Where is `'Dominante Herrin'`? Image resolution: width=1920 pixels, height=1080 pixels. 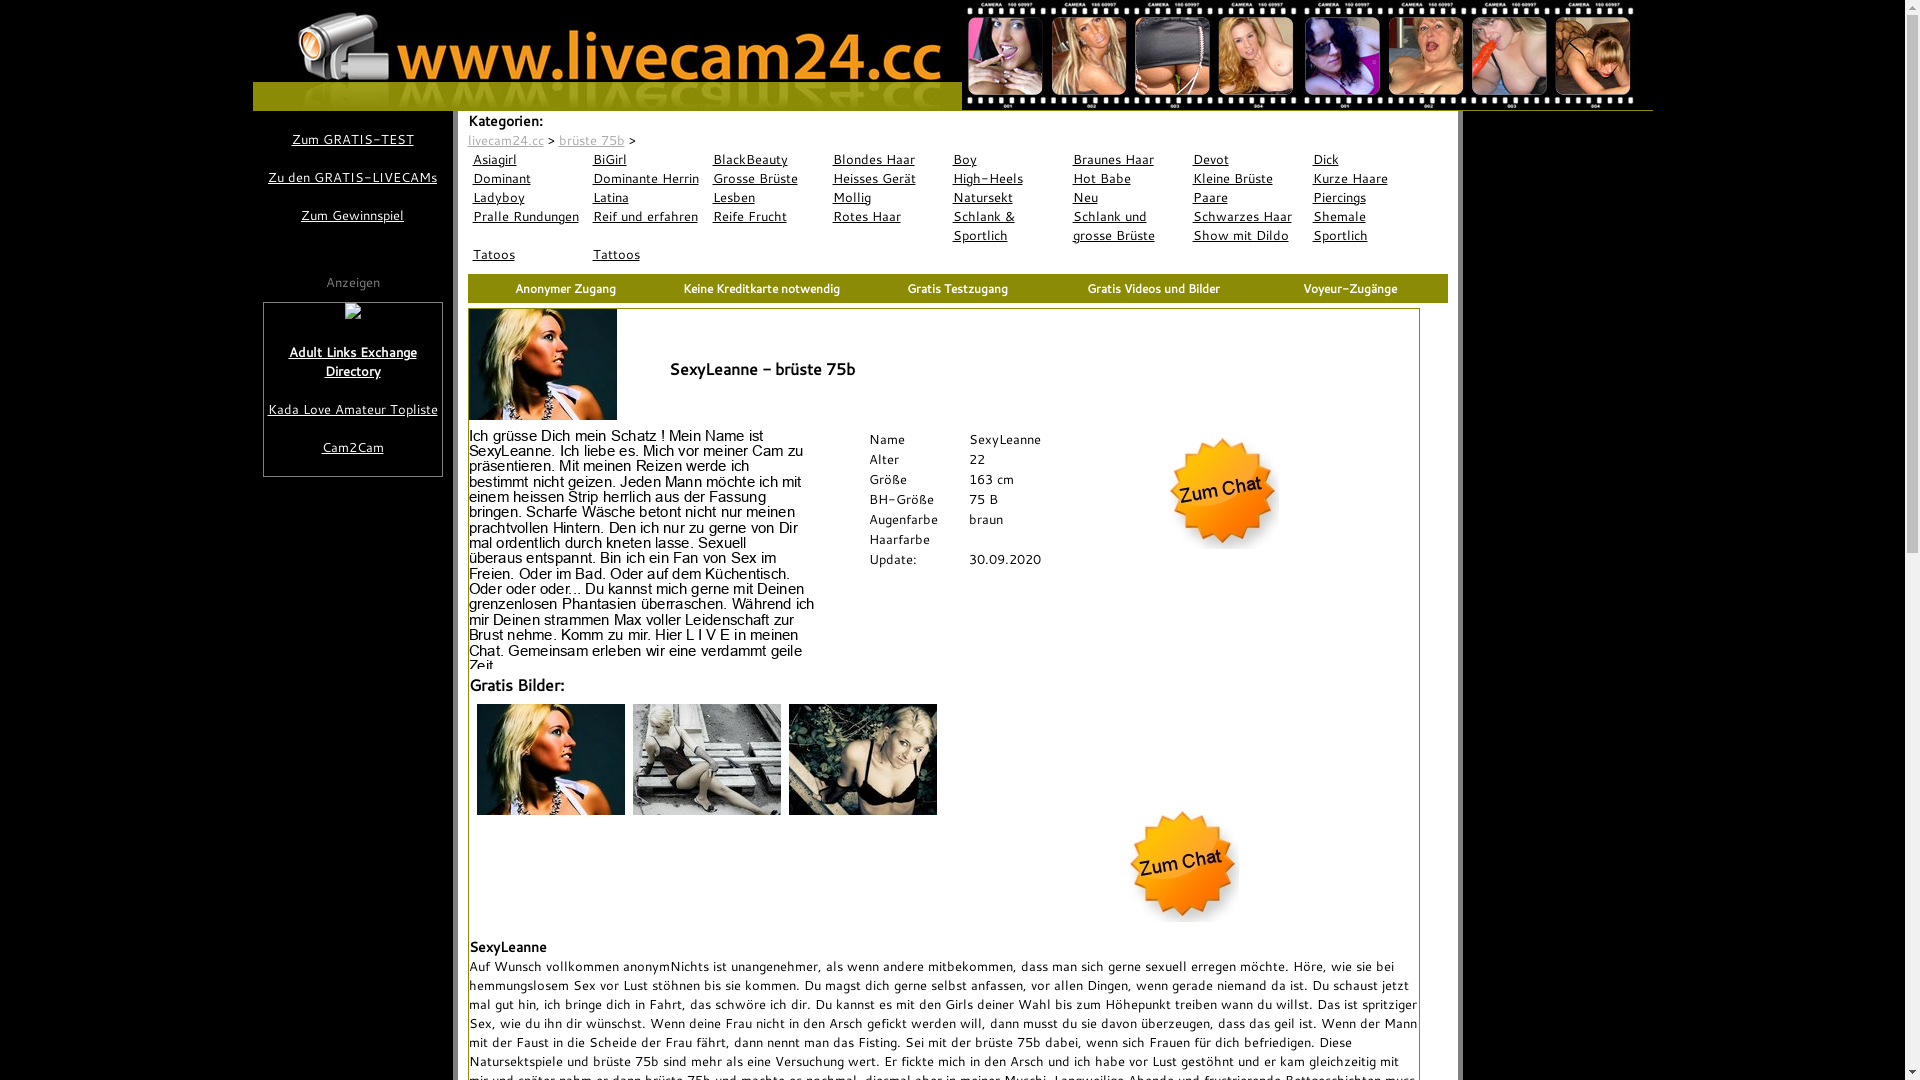 'Dominante Herrin' is located at coordinates (648, 177).